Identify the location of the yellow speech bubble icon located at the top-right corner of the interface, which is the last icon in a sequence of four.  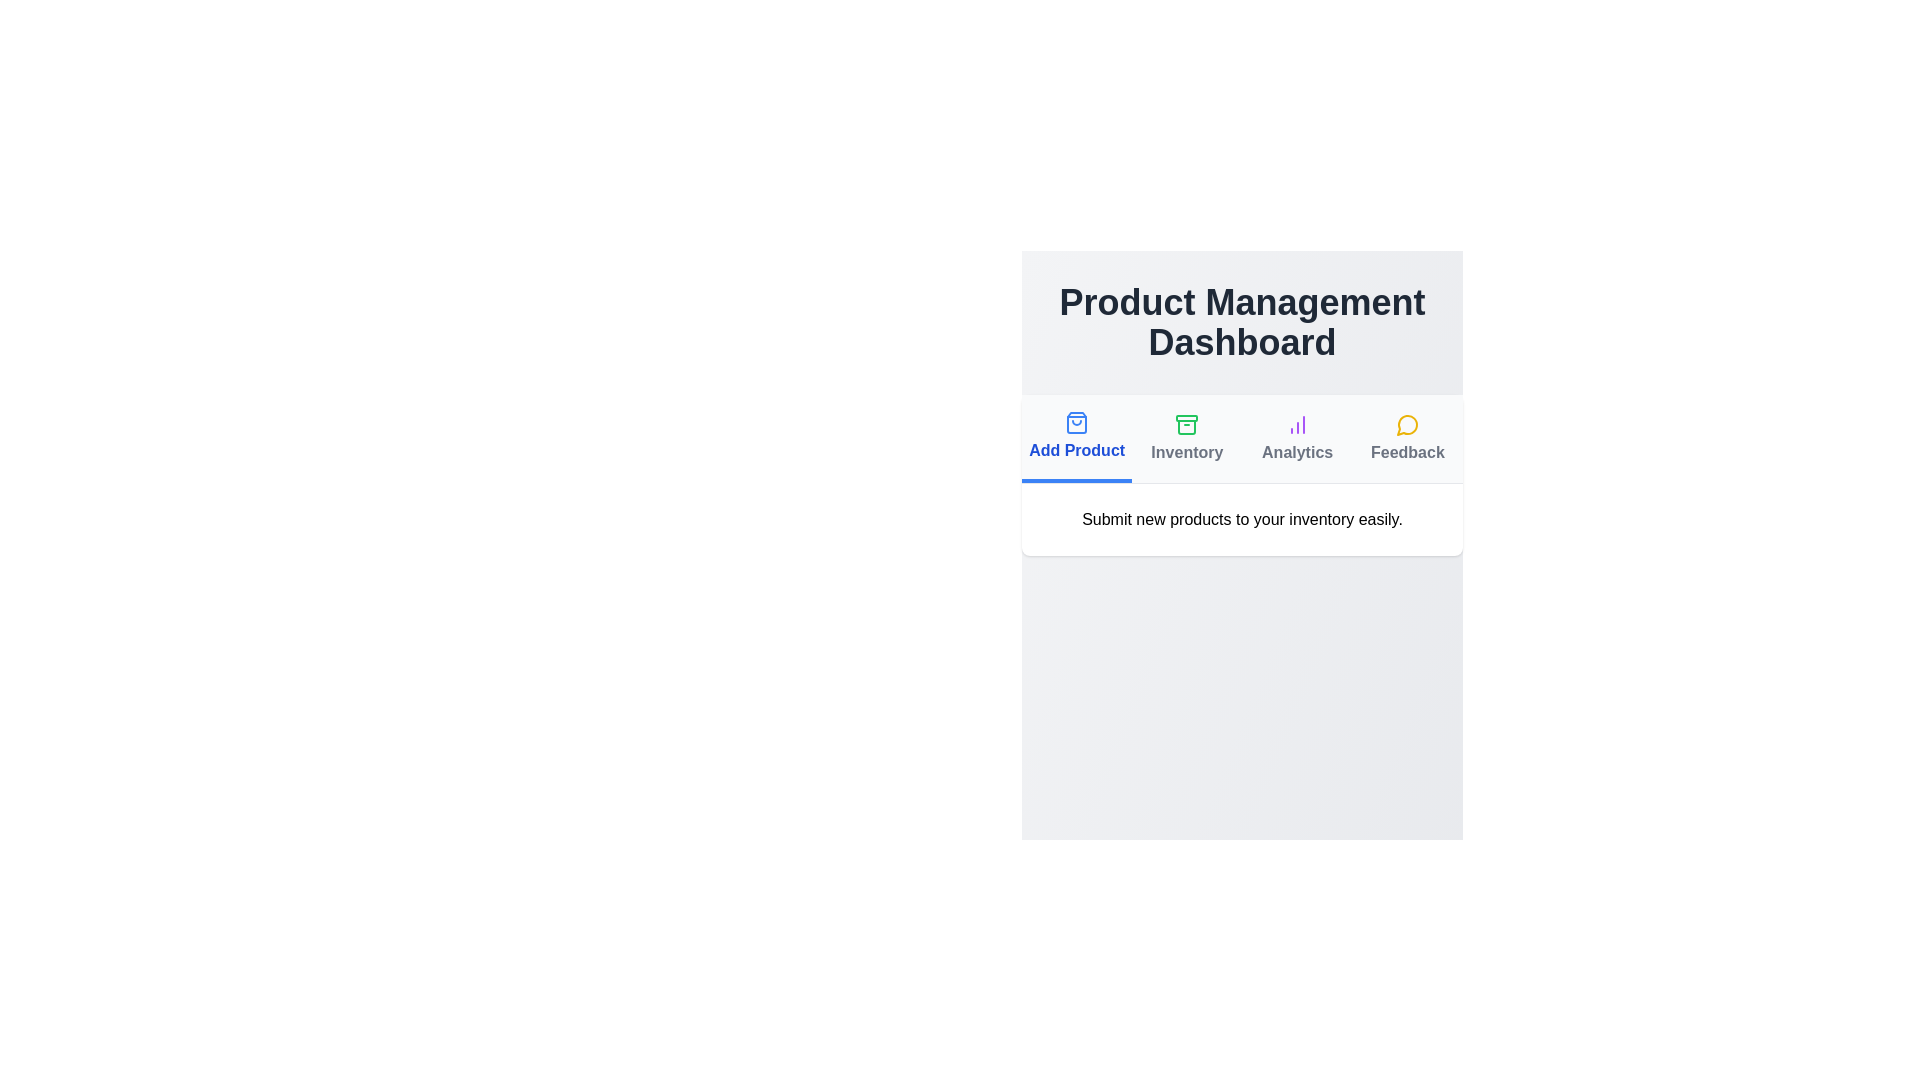
(1406, 423).